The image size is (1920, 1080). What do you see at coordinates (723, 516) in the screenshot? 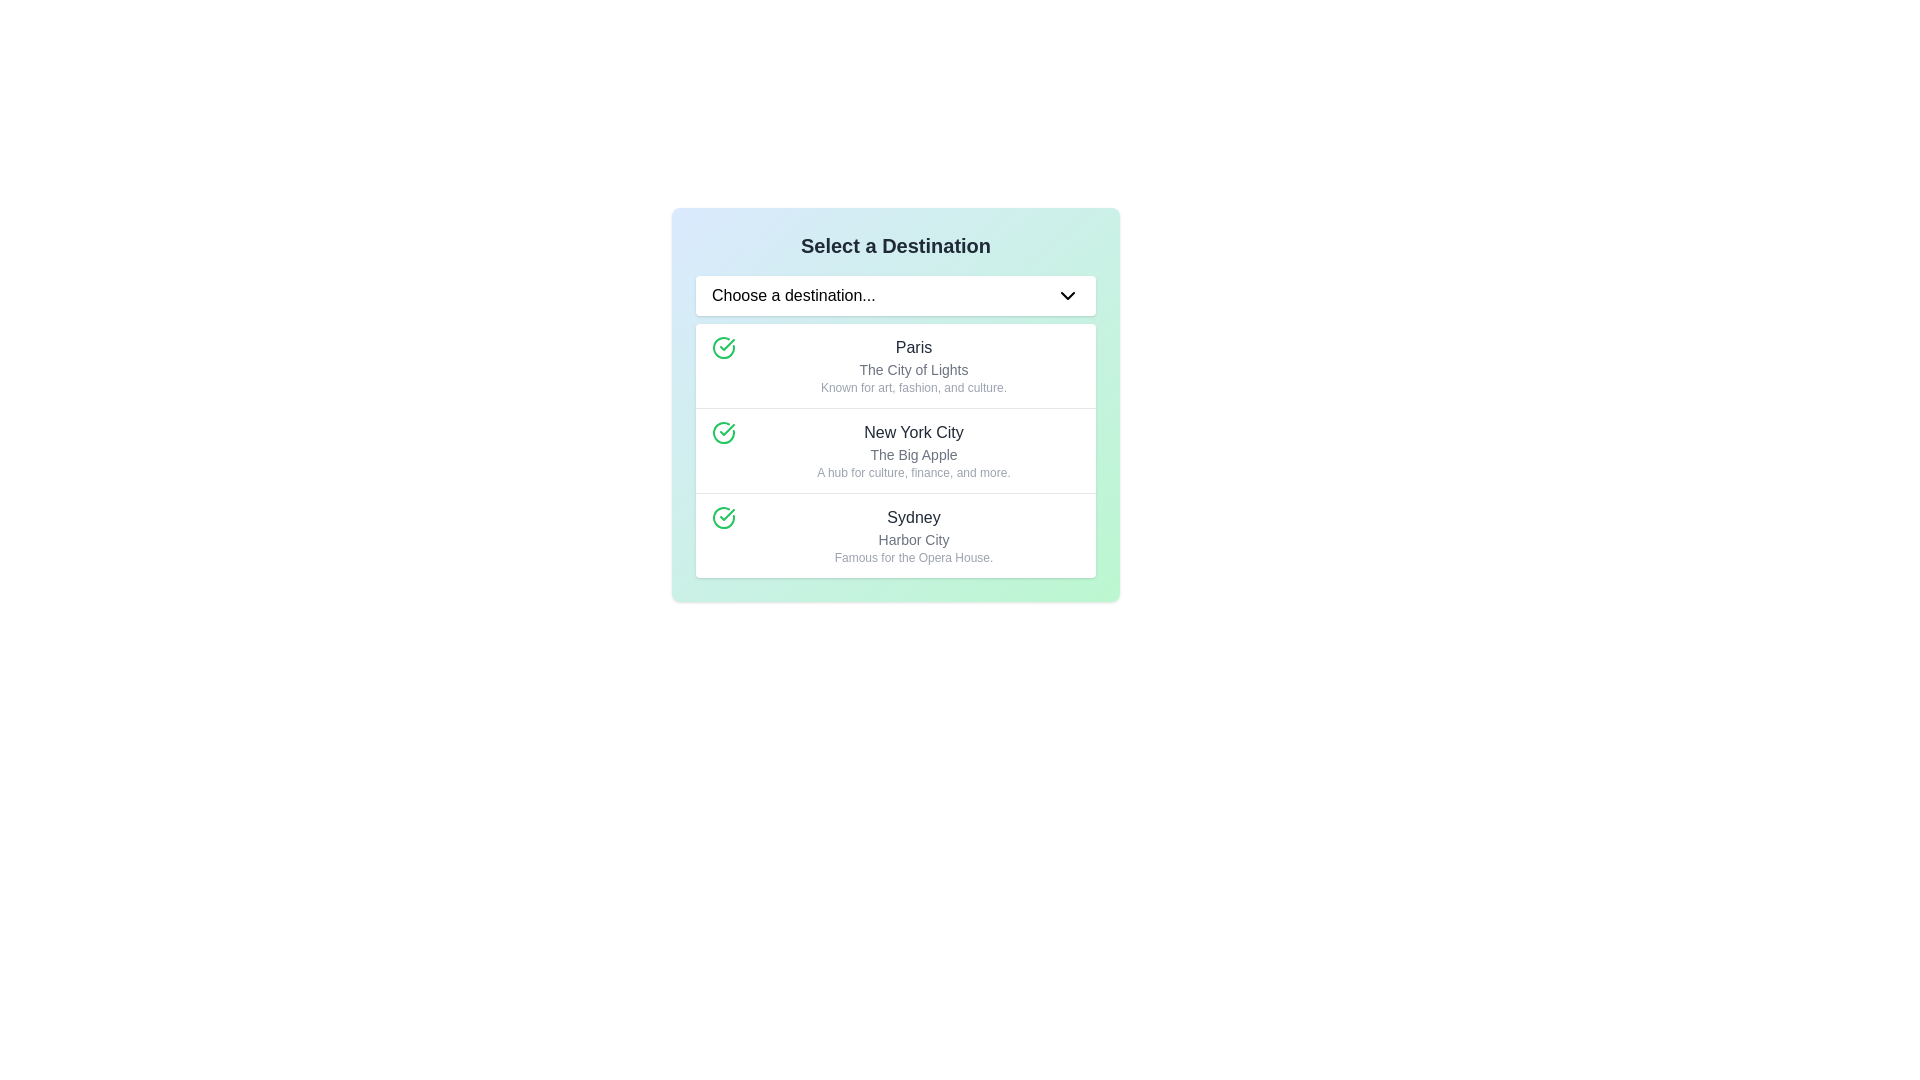
I see `the circular icon with a checkmark inside, which has a green outline and is located to the left of the title 'Sydney' in the list of destinations` at bounding box center [723, 516].